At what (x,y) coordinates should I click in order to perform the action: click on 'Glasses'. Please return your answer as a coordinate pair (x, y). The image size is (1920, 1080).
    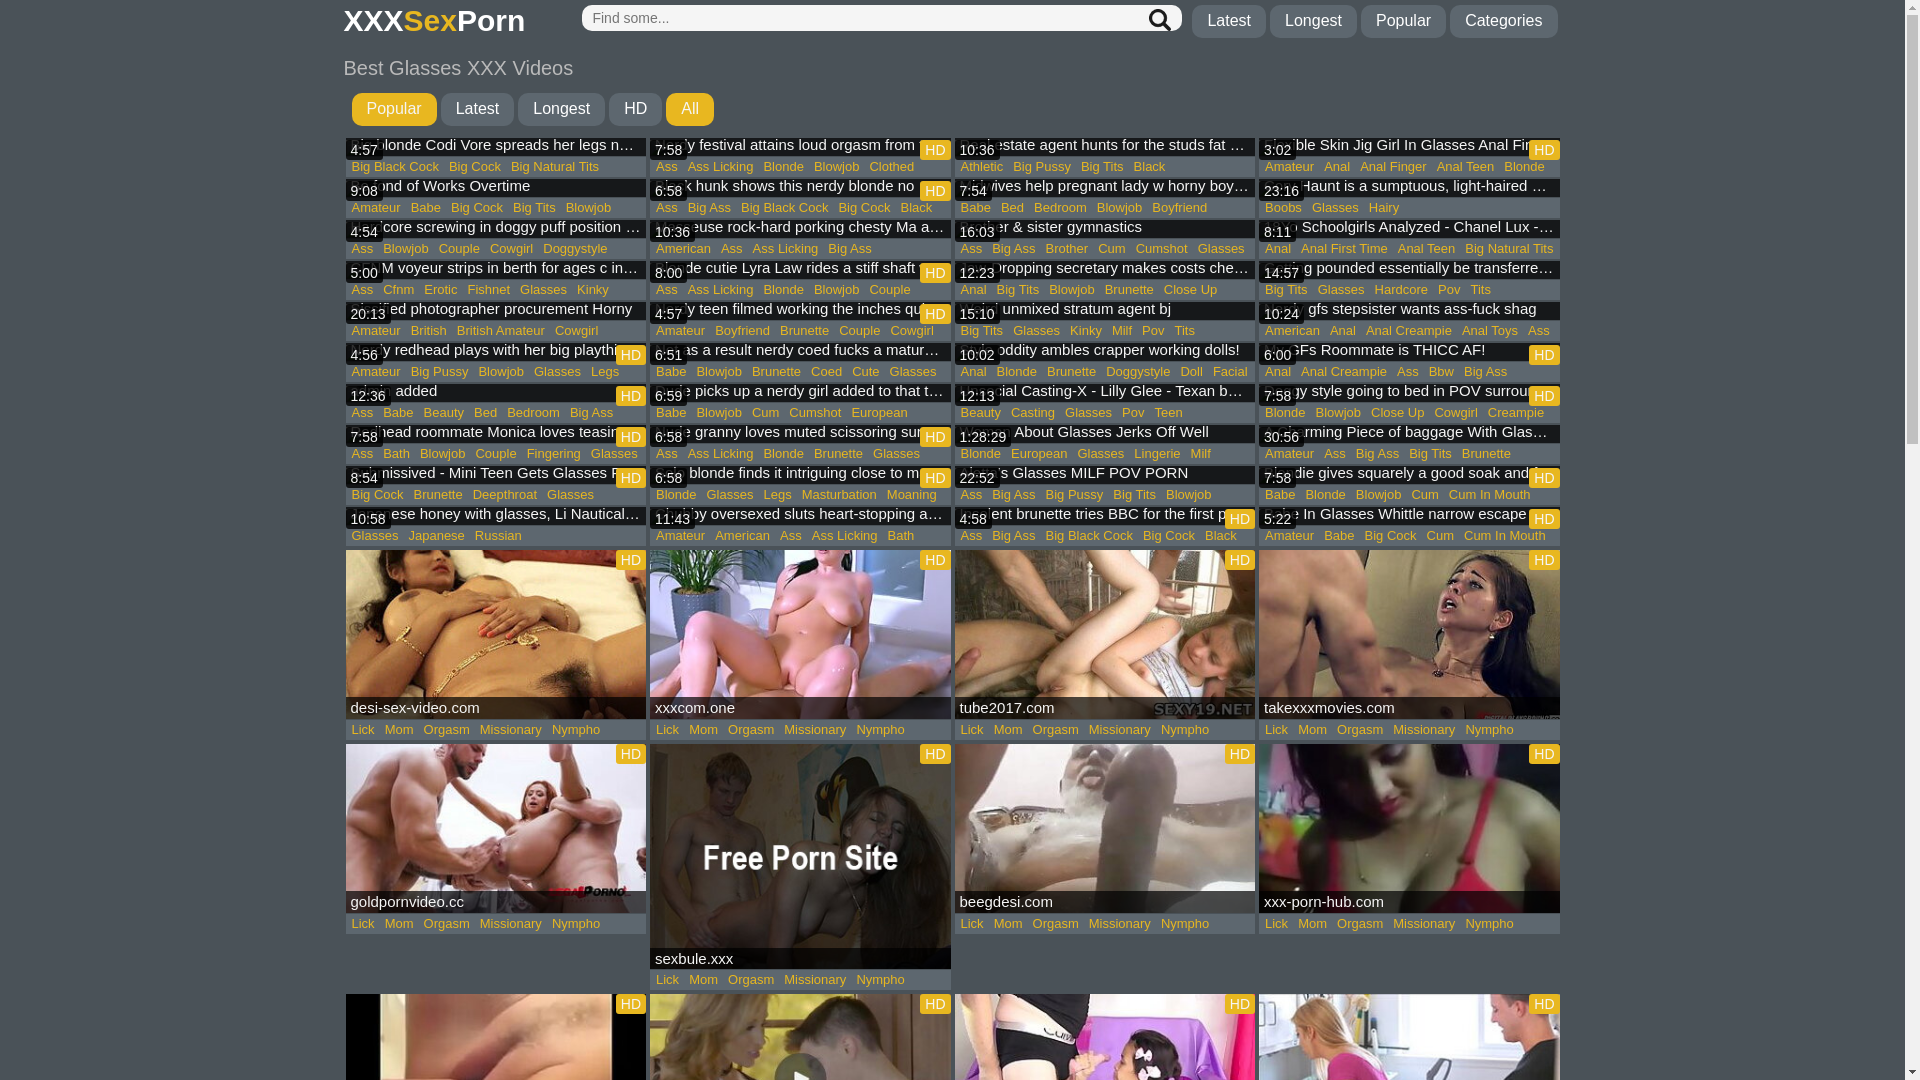
    Looking at the image, I should click on (543, 289).